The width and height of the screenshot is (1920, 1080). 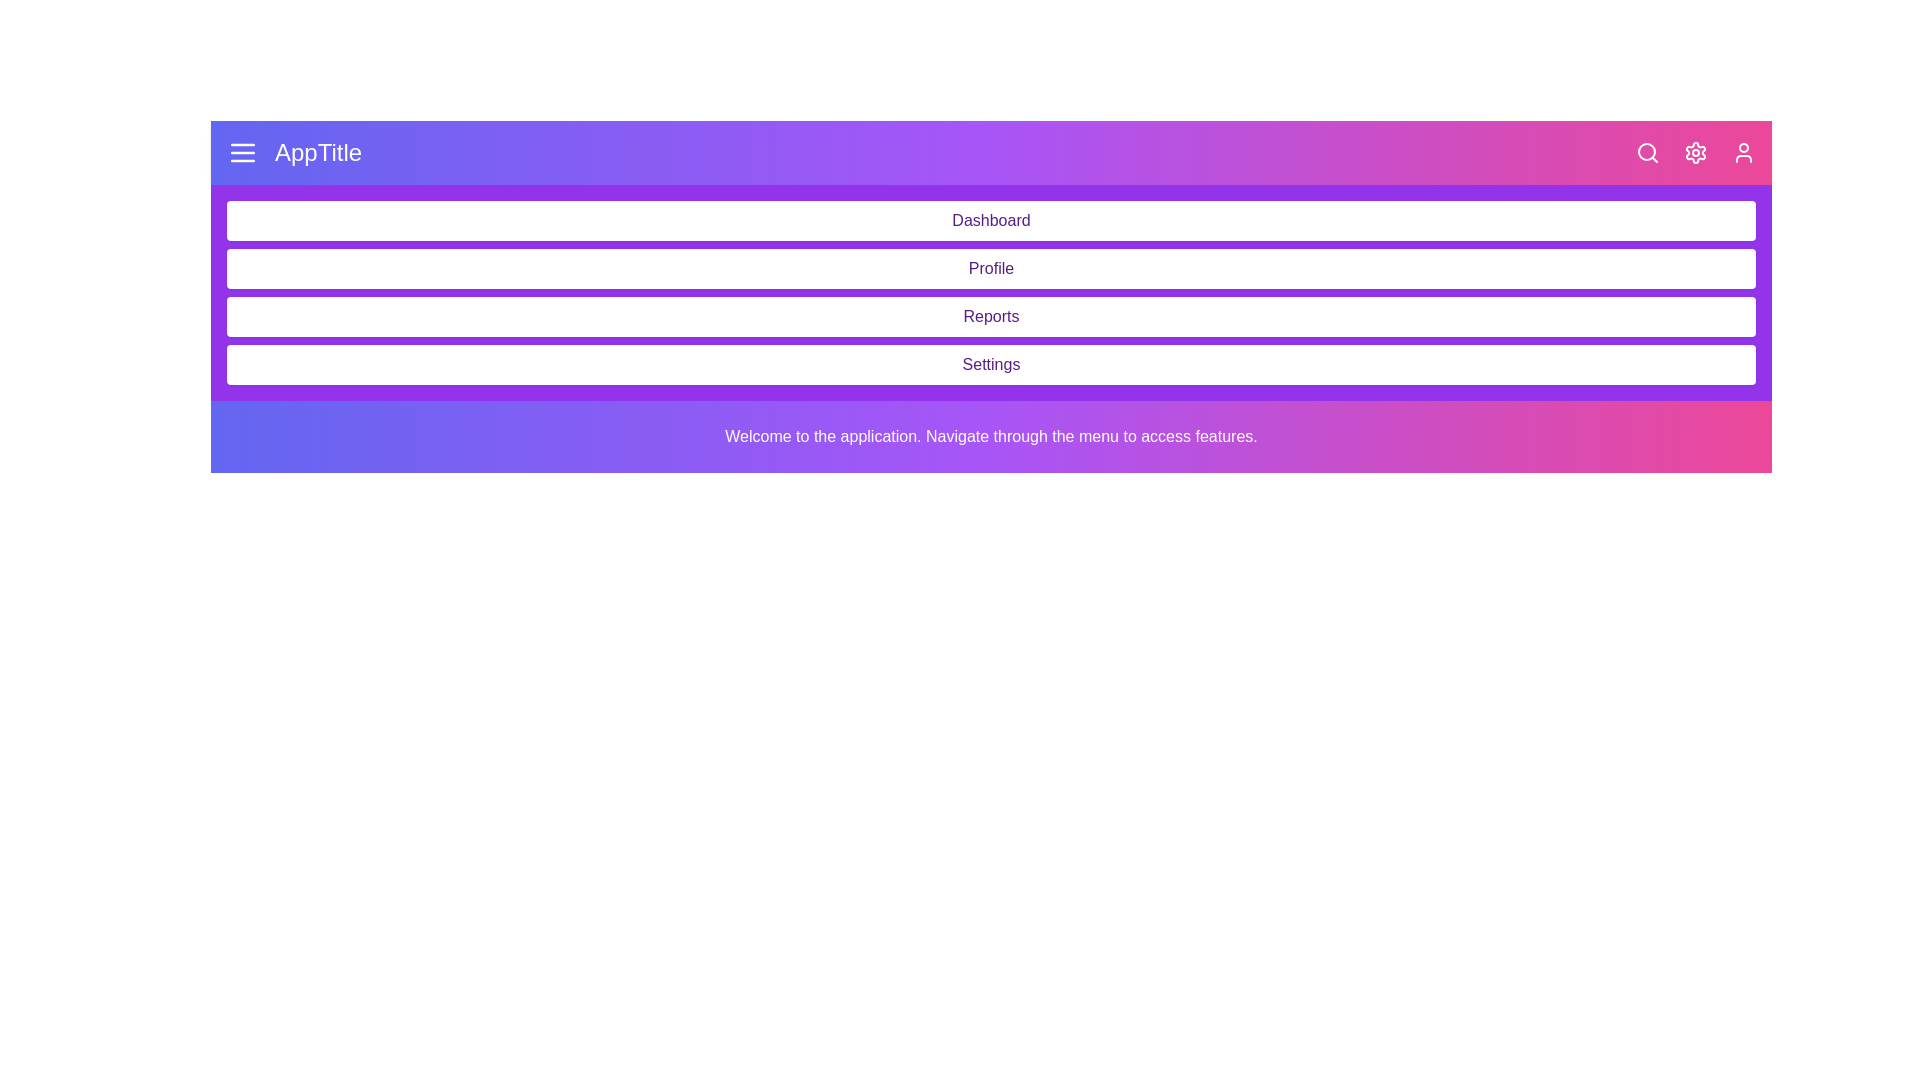 I want to click on the welcome text located in the main content area, so click(x=991, y=435).